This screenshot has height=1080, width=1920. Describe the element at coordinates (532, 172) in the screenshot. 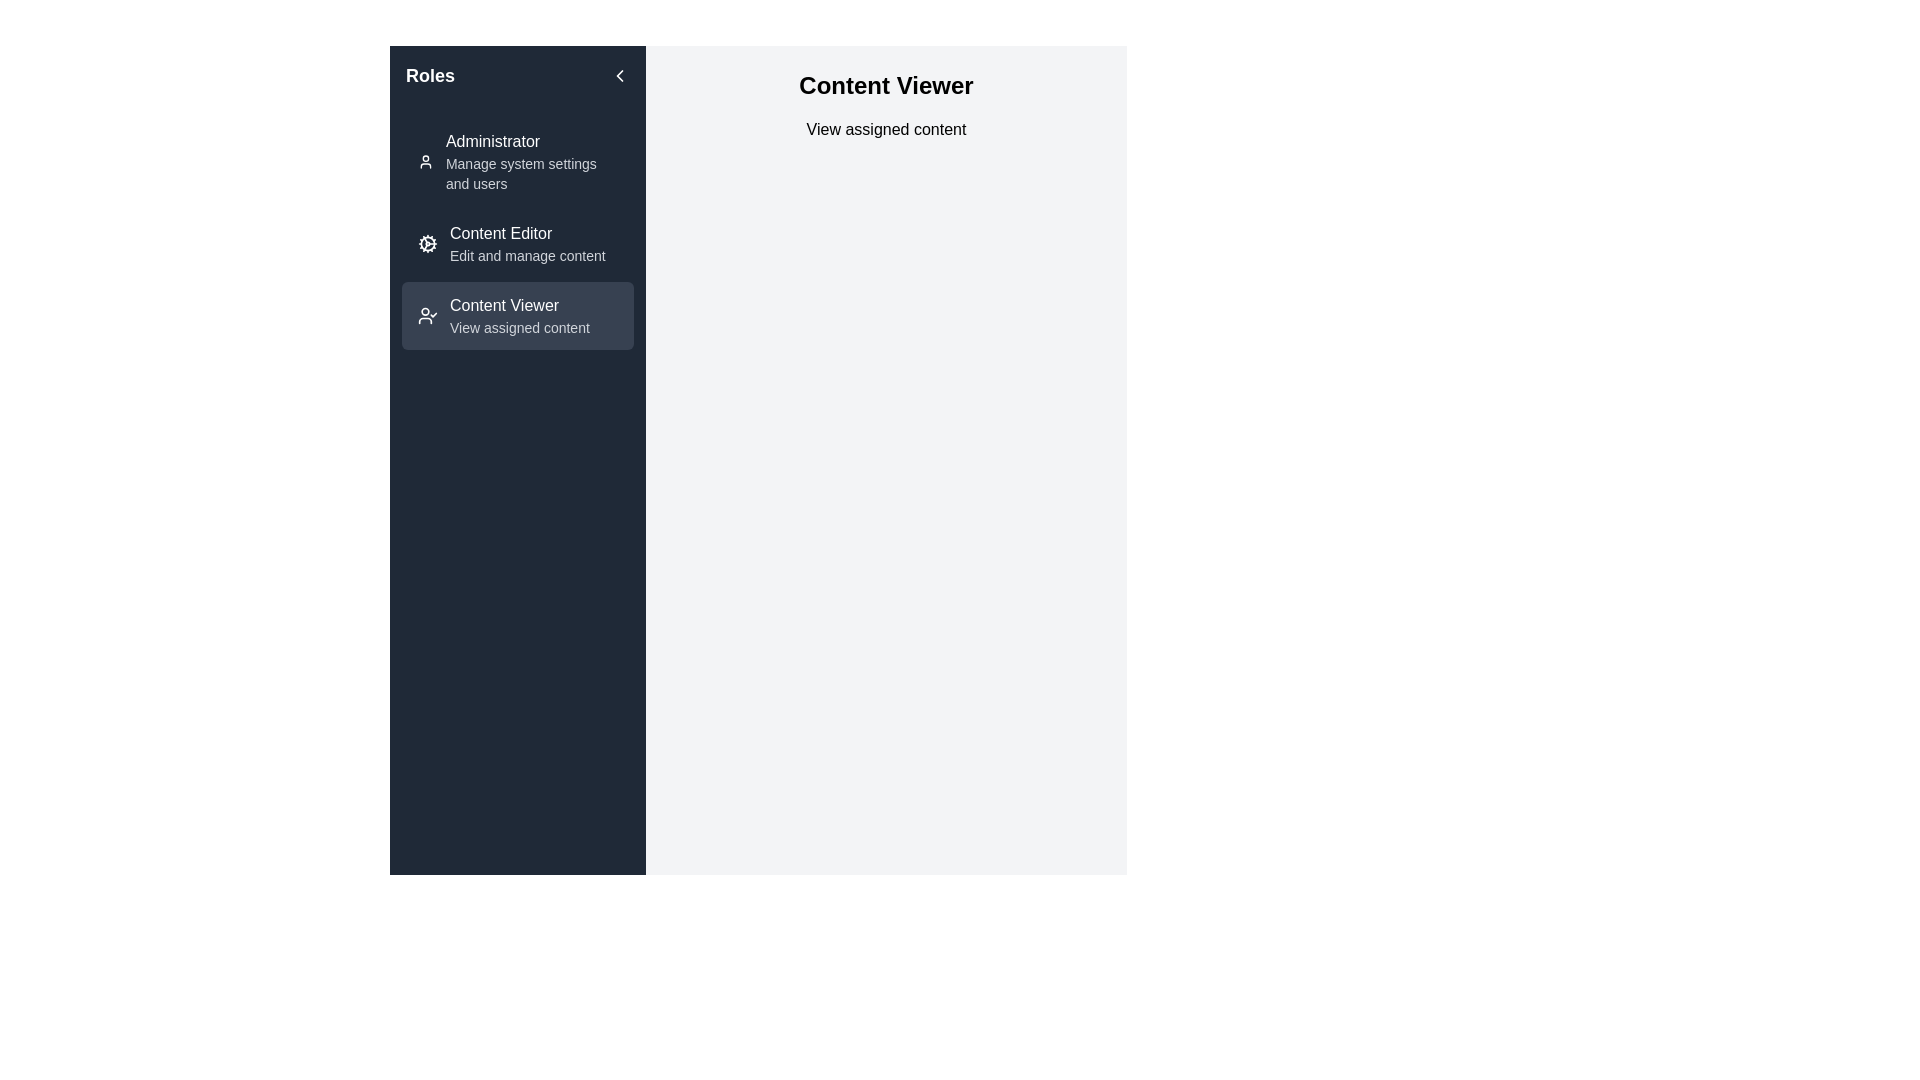

I see `the Text label that describes the Administrator role, located under the 'Administrator' heading in the left sidebar` at that location.